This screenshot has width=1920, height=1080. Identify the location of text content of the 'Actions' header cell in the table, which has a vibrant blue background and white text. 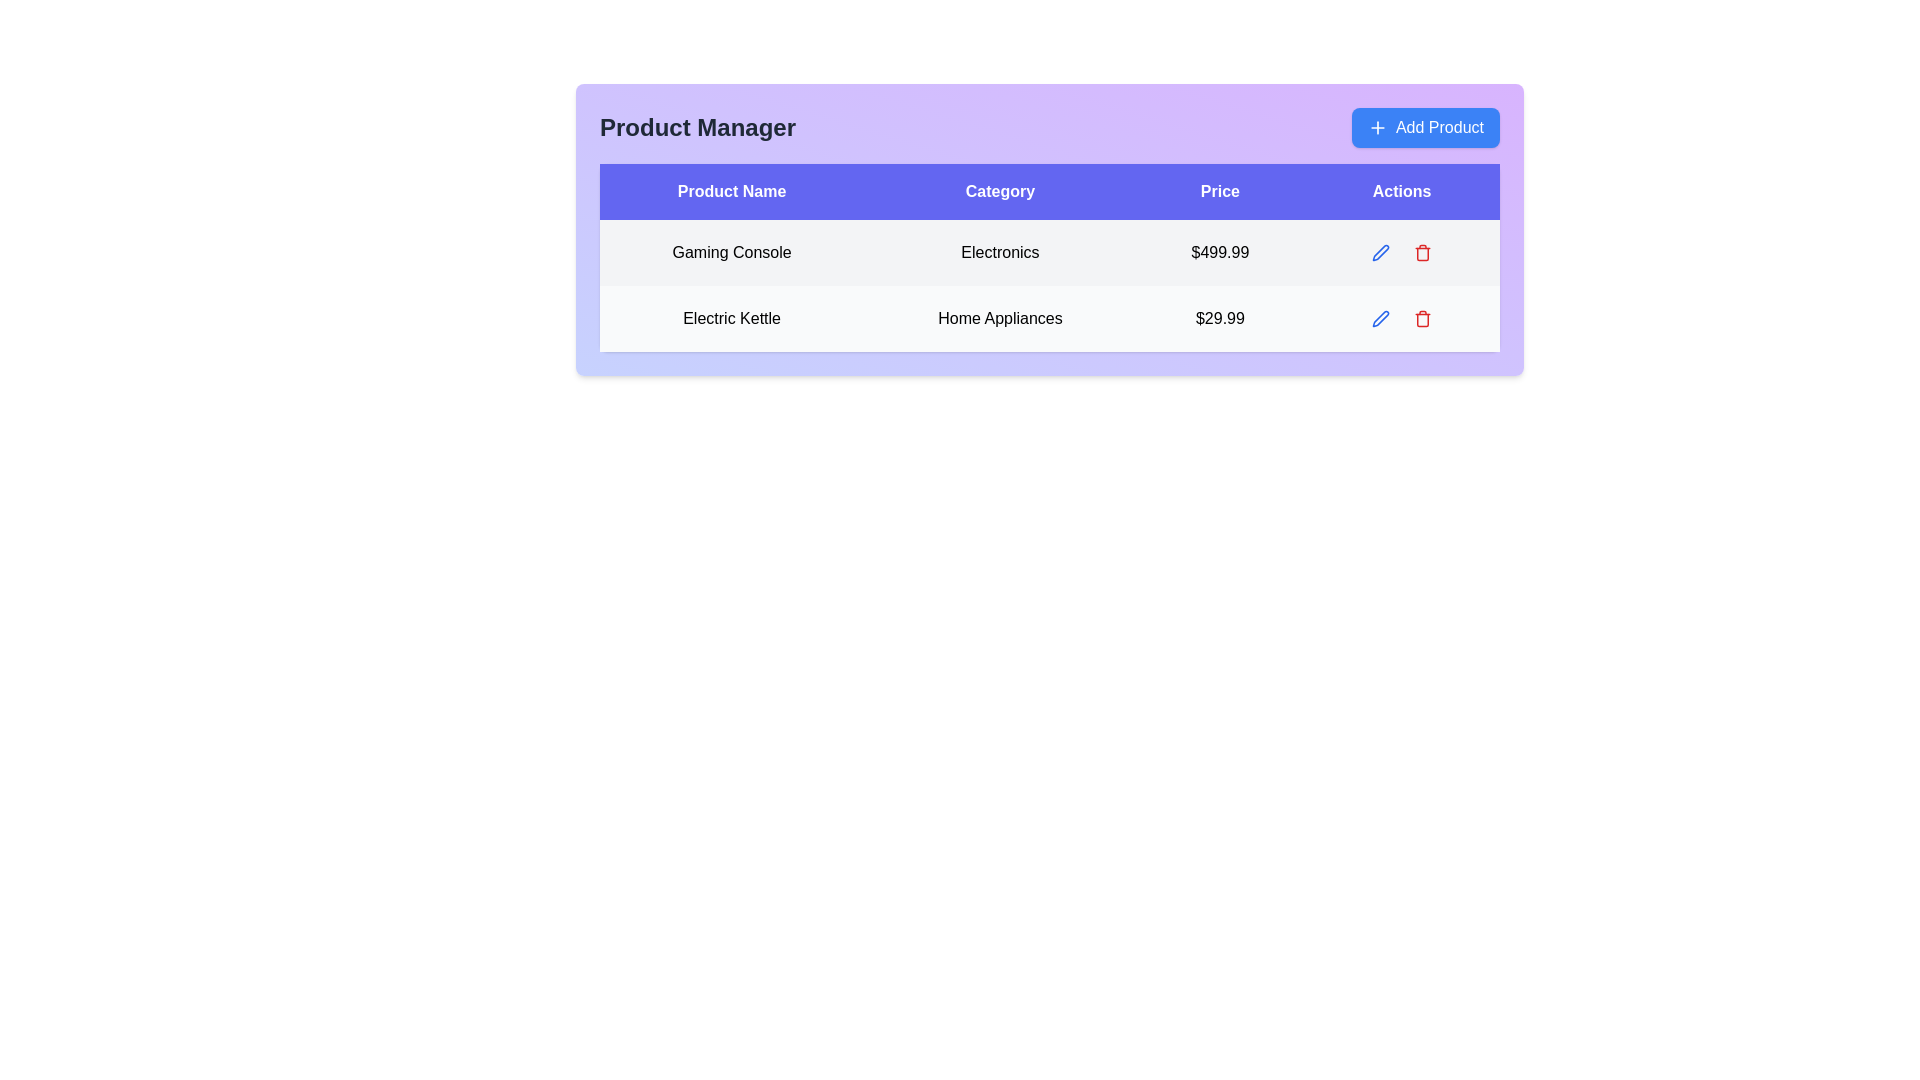
(1400, 192).